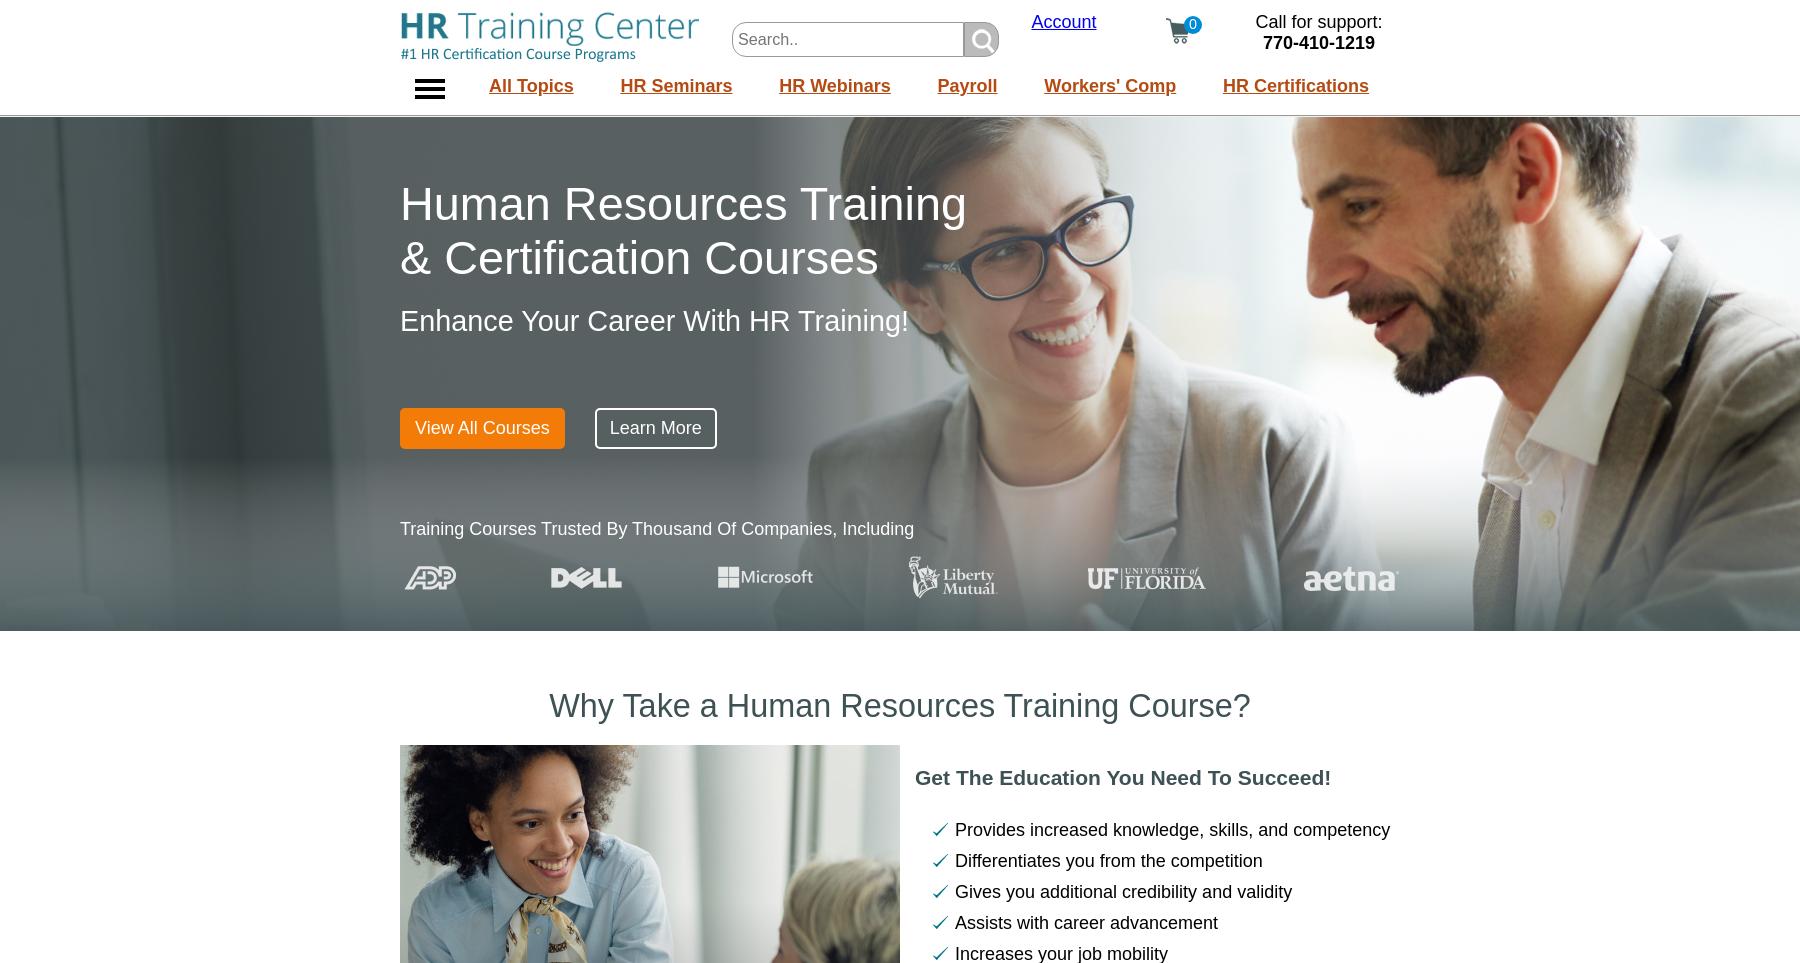 The height and width of the screenshot is (963, 1800). What do you see at coordinates (481, 427) in the screenshot?
I see `'View All Courses'` at bounding box center [481, 427].